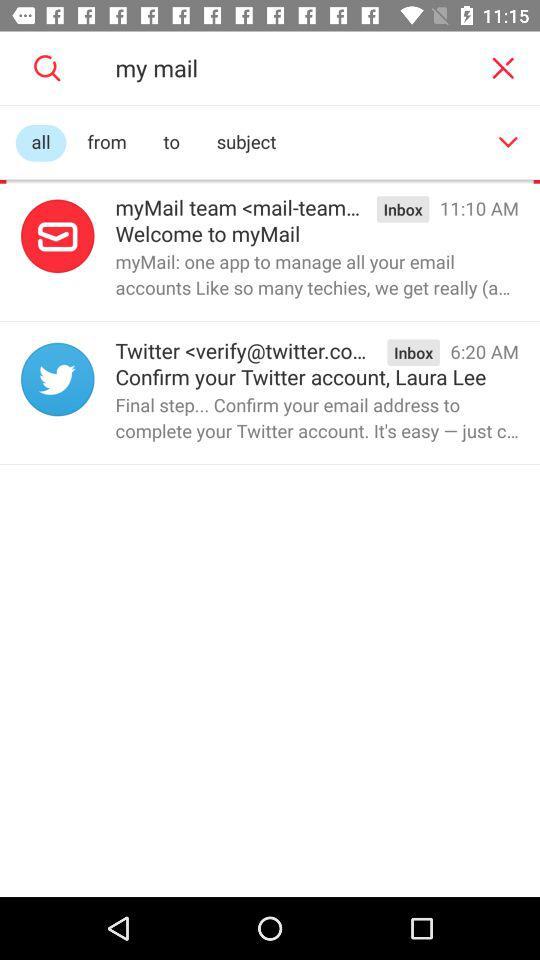 Image resolution: width=540 pixels, height=960 pixels. Describe the element at coordinates (502, 68) in the screenshot. I see `icon next to the my mail icon` at that location.